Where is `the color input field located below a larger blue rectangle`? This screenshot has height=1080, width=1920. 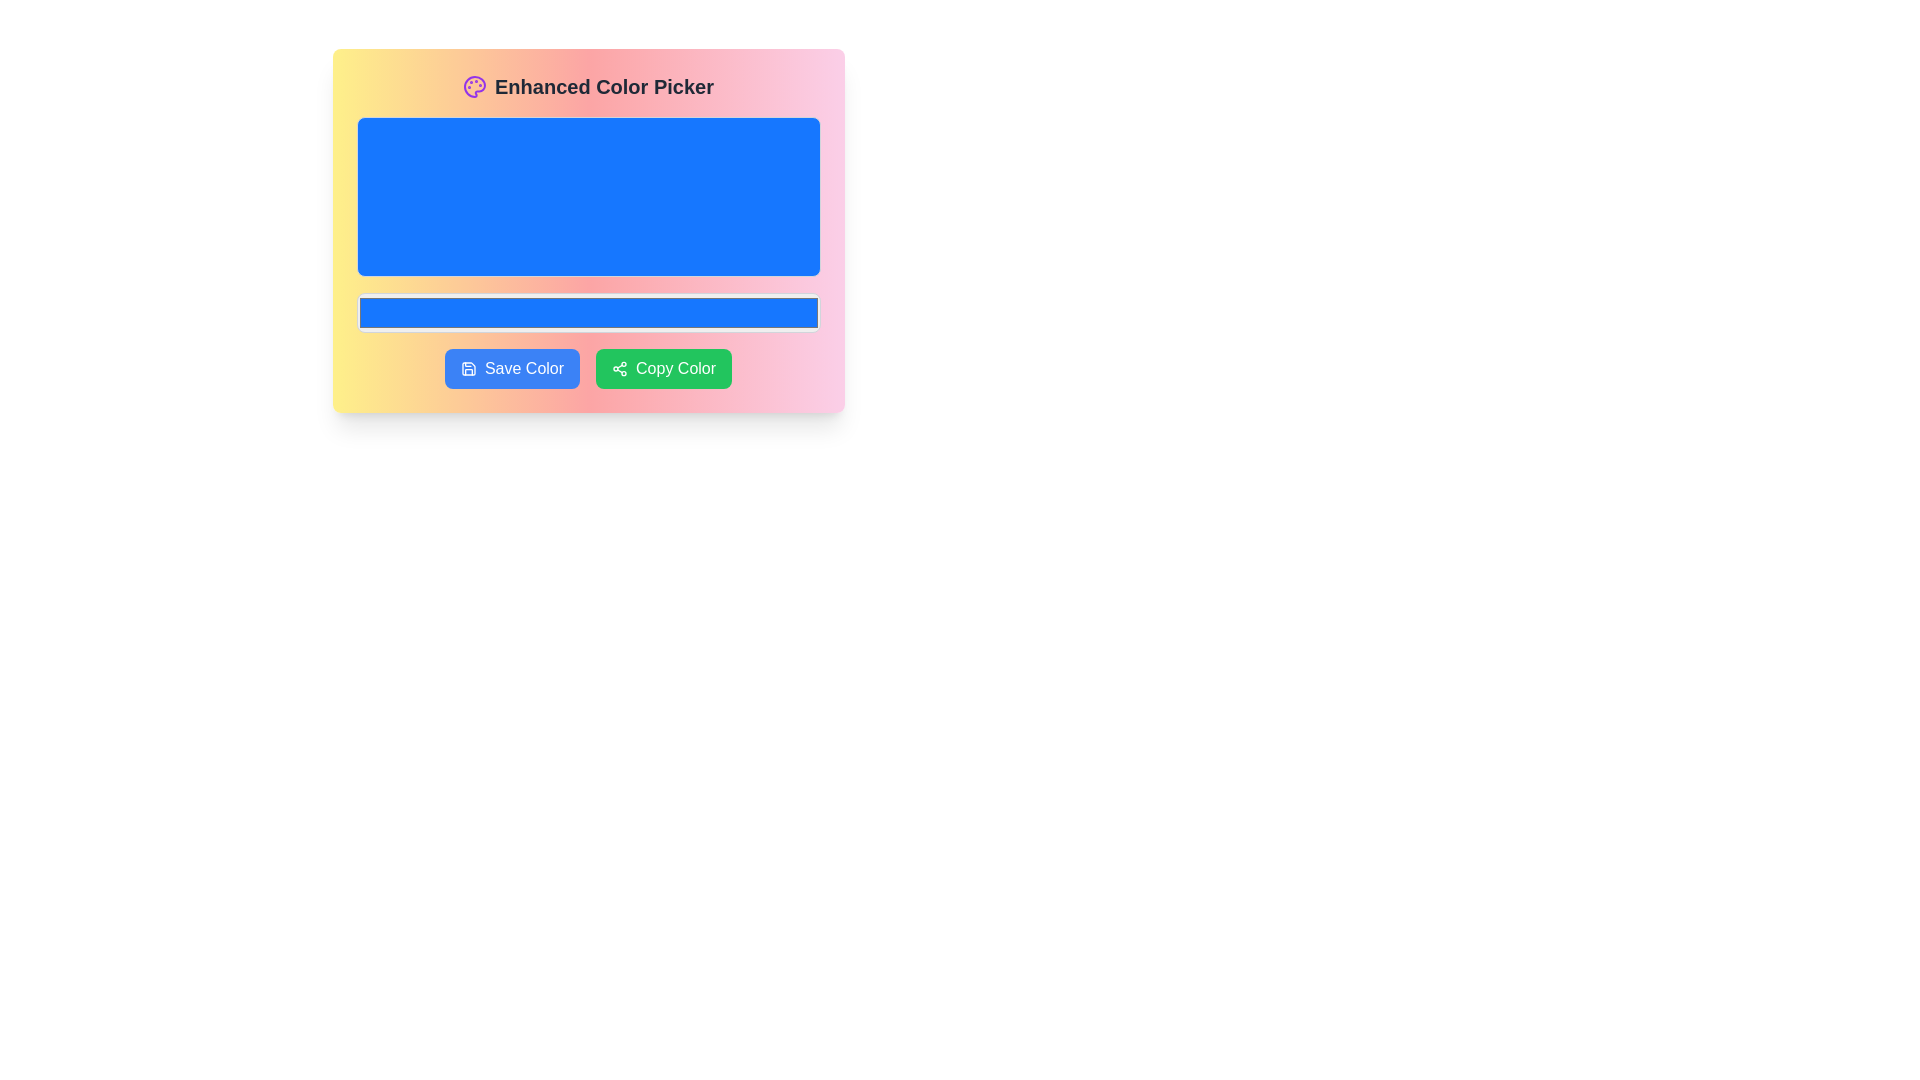 the color input field located below a larger blue rectangle is located at coordinates (587, 312).